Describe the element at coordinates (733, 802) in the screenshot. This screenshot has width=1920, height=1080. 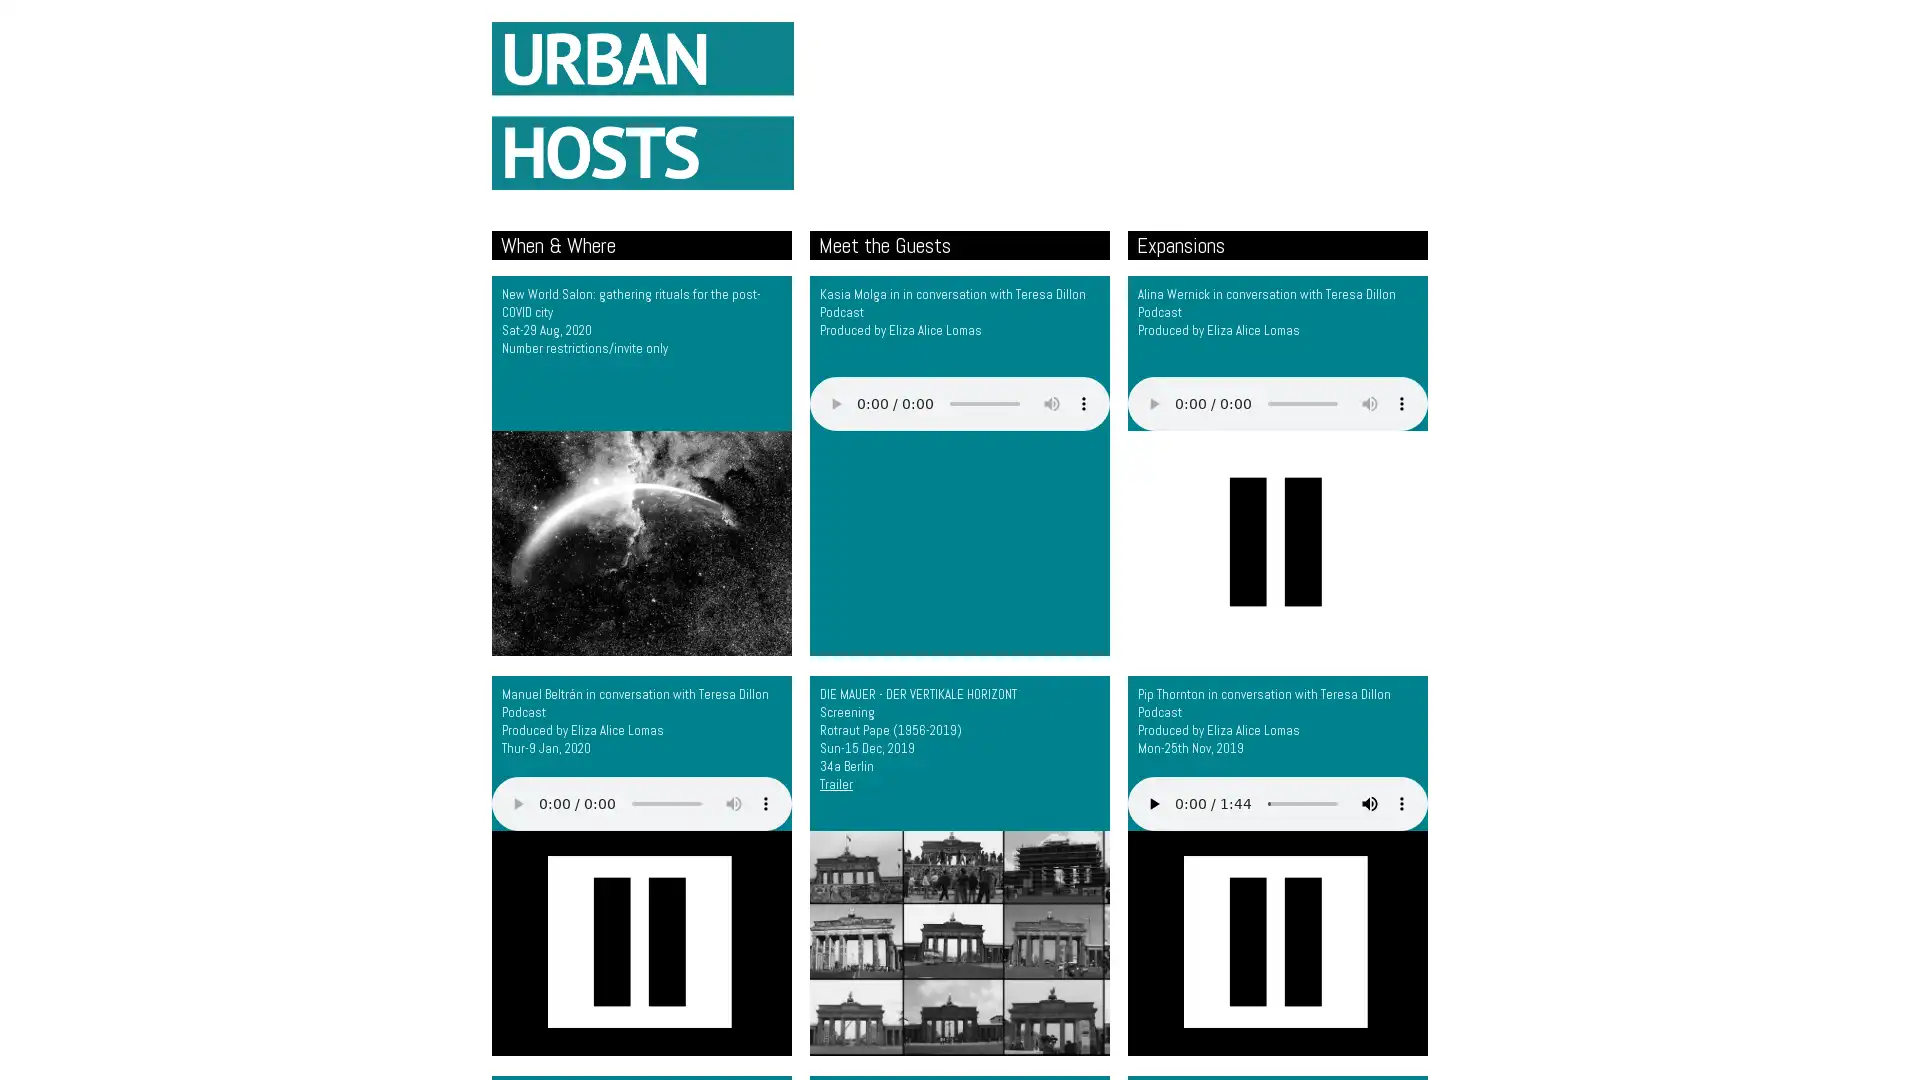
I see `mute` at that location.